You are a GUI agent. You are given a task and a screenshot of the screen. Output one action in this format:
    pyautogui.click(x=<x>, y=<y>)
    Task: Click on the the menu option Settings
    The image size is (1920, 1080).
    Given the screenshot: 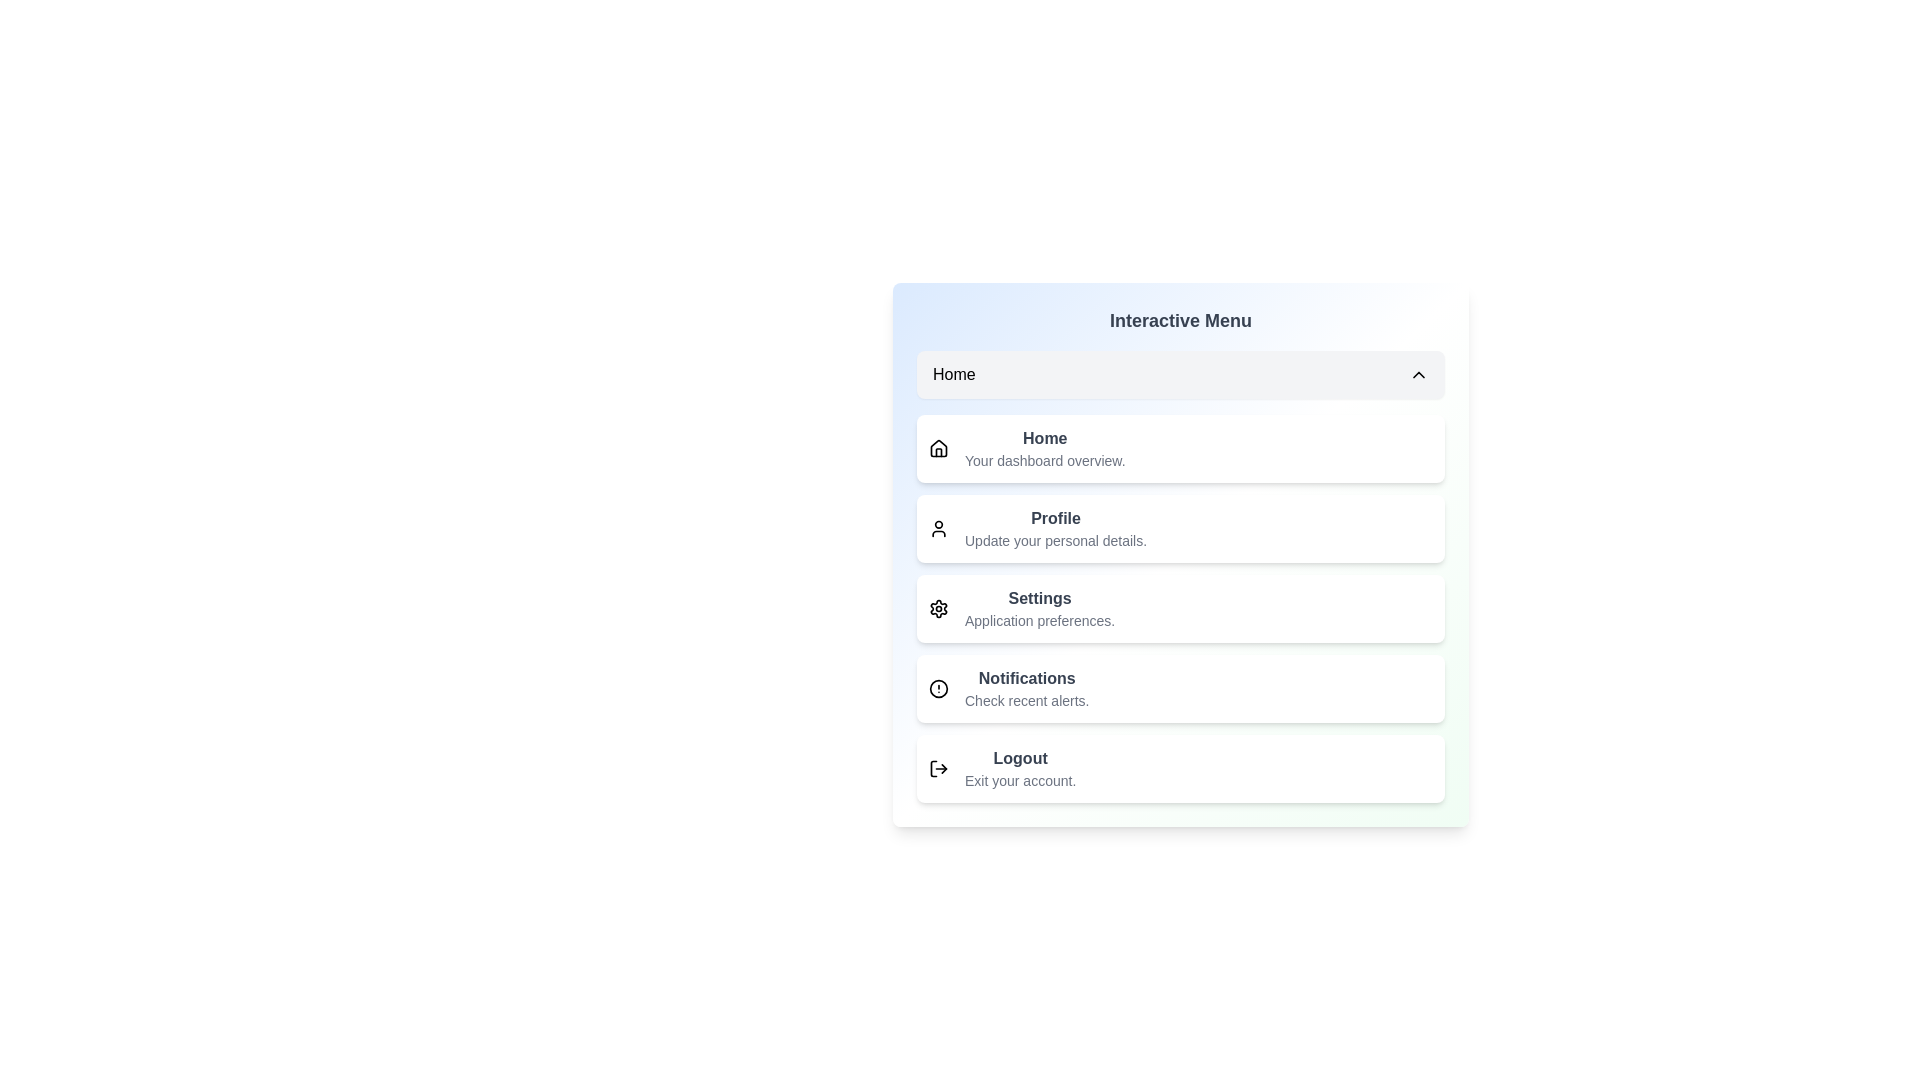 What is the action you would take?
    pyautogui.click(x=1180, y=608)
    